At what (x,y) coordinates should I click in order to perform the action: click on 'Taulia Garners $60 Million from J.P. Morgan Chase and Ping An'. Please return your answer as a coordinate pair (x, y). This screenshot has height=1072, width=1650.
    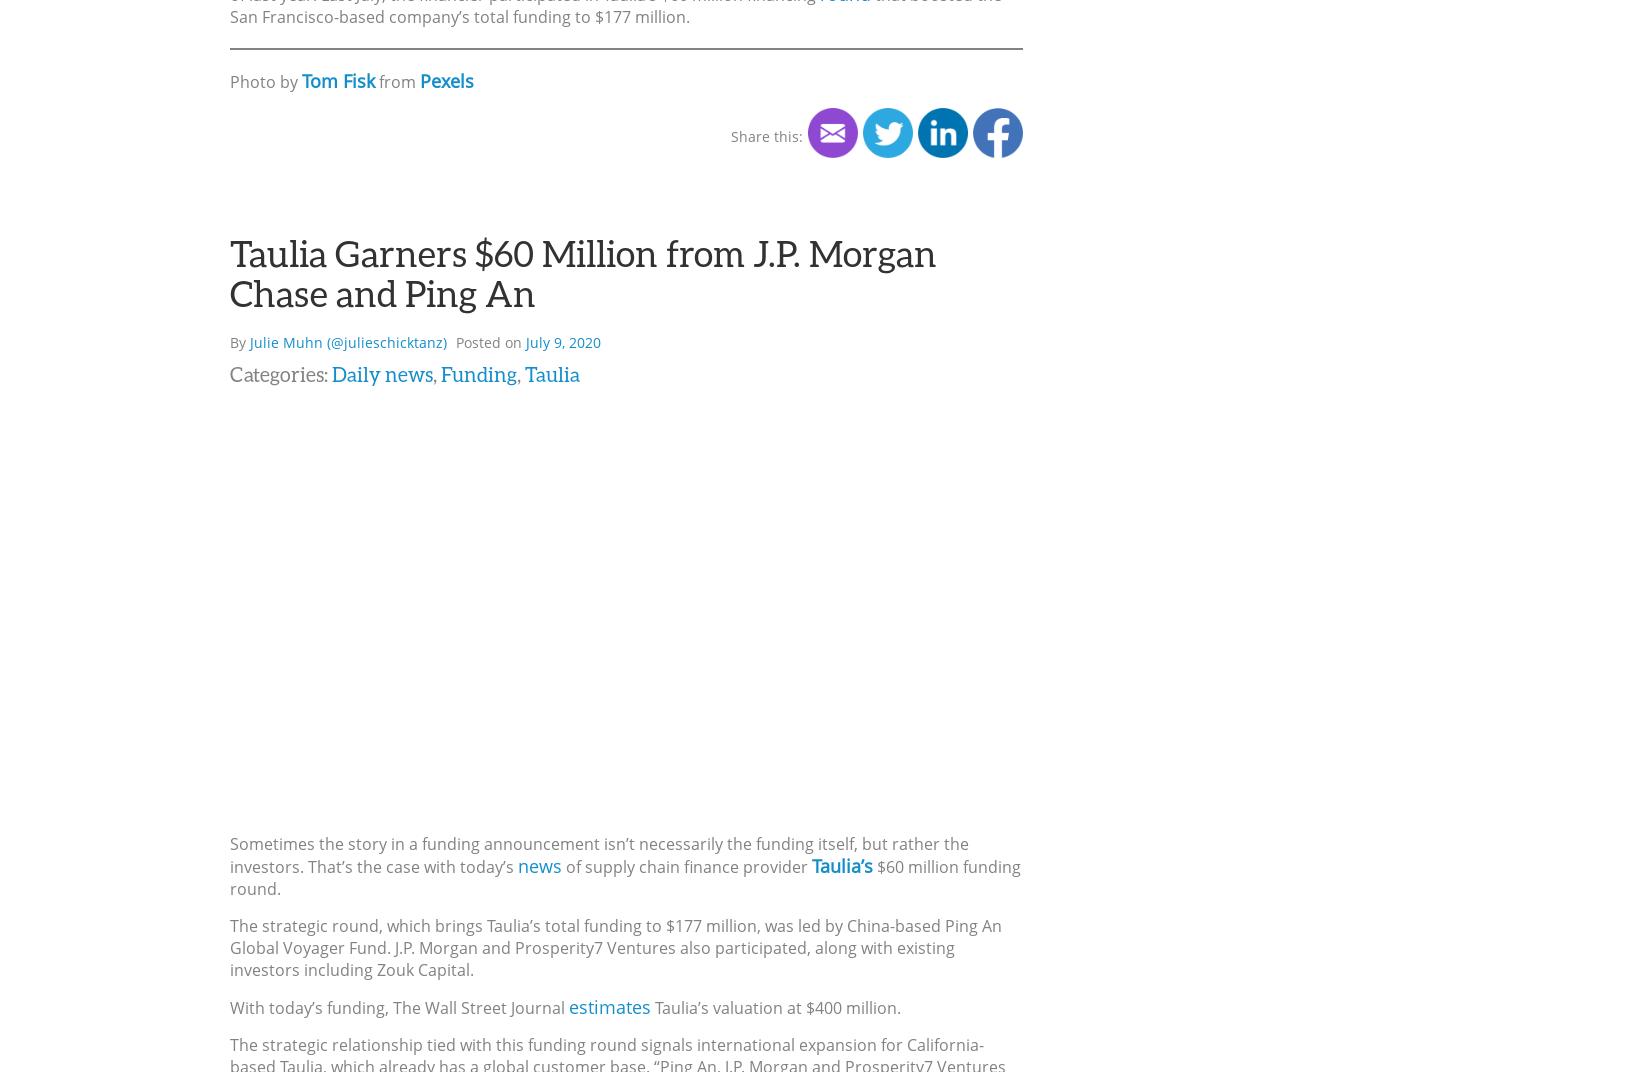
    Looking at the image, I should click on (582, 270).